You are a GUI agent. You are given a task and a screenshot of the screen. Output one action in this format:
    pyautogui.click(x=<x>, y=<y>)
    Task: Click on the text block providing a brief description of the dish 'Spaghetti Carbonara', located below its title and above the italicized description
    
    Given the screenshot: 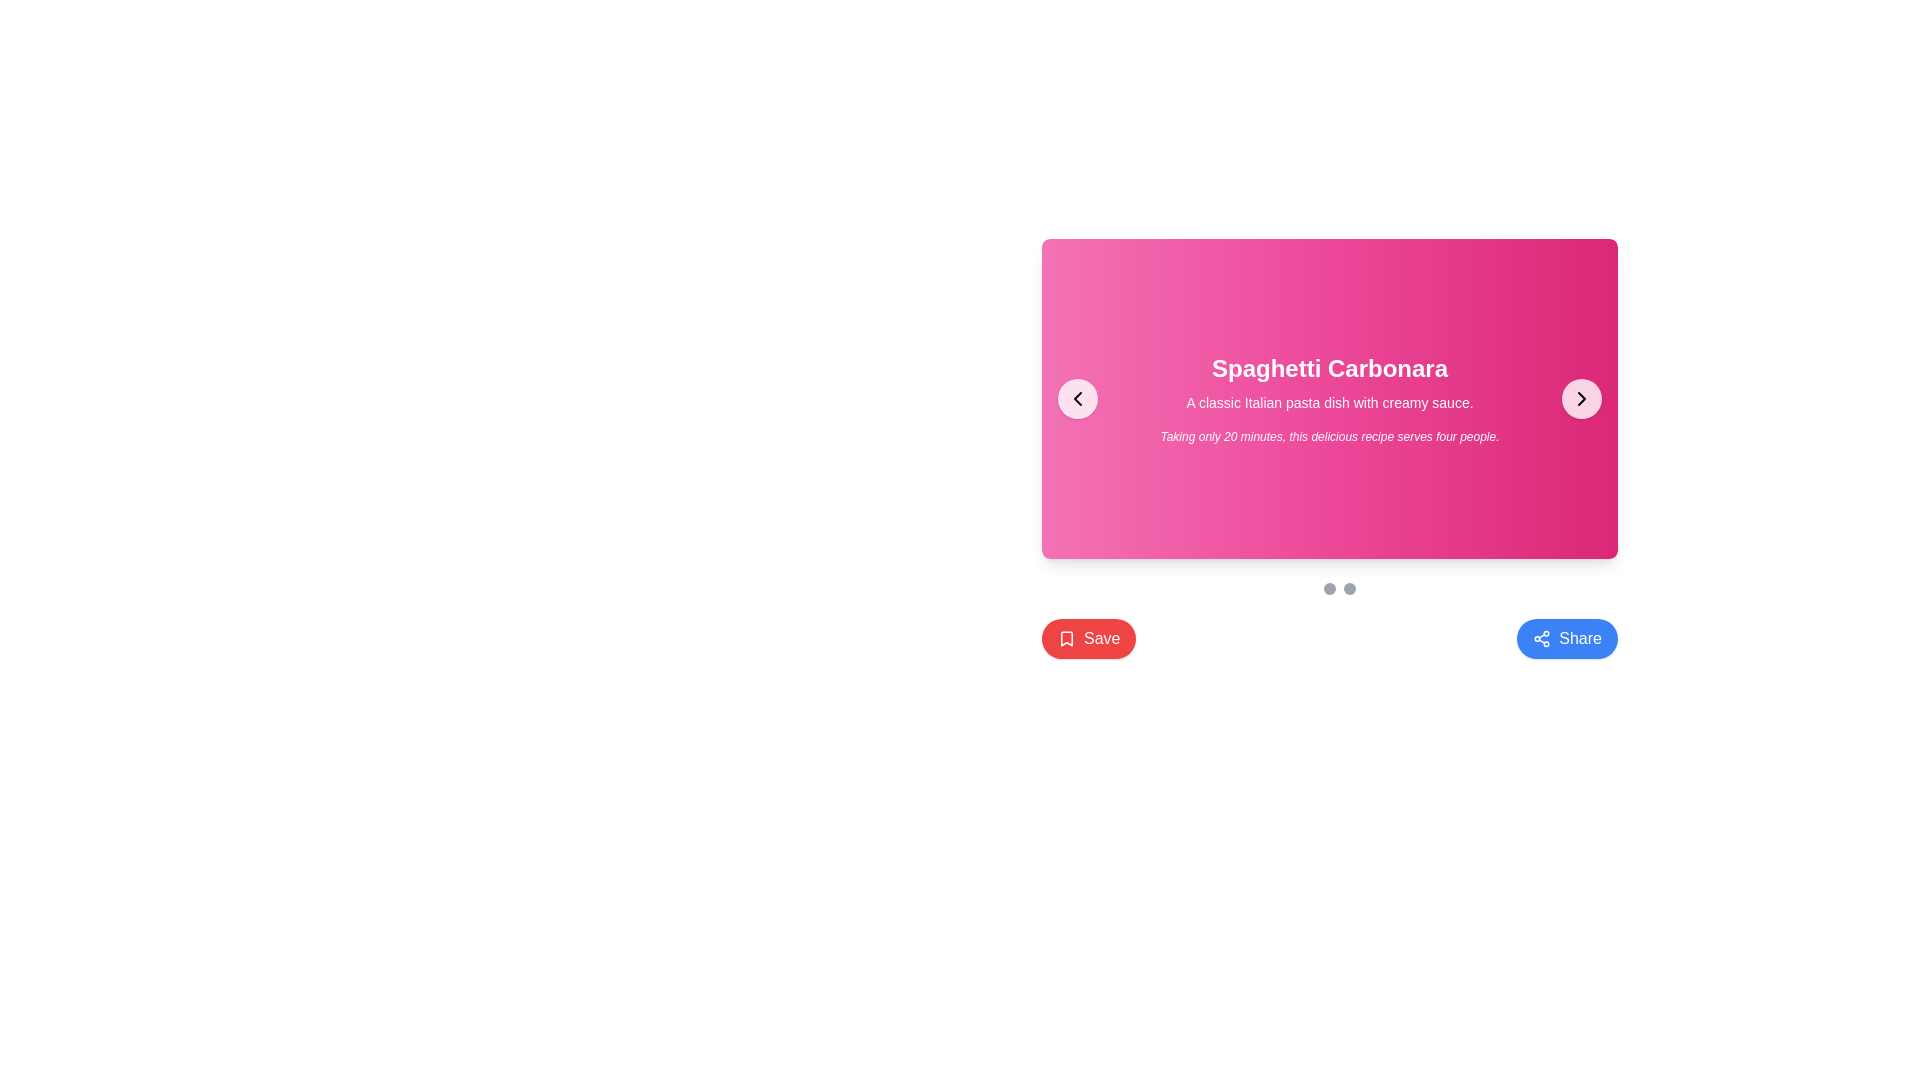 What is the action you would take?
    pyautogui.click(x=1329, y=402)
    